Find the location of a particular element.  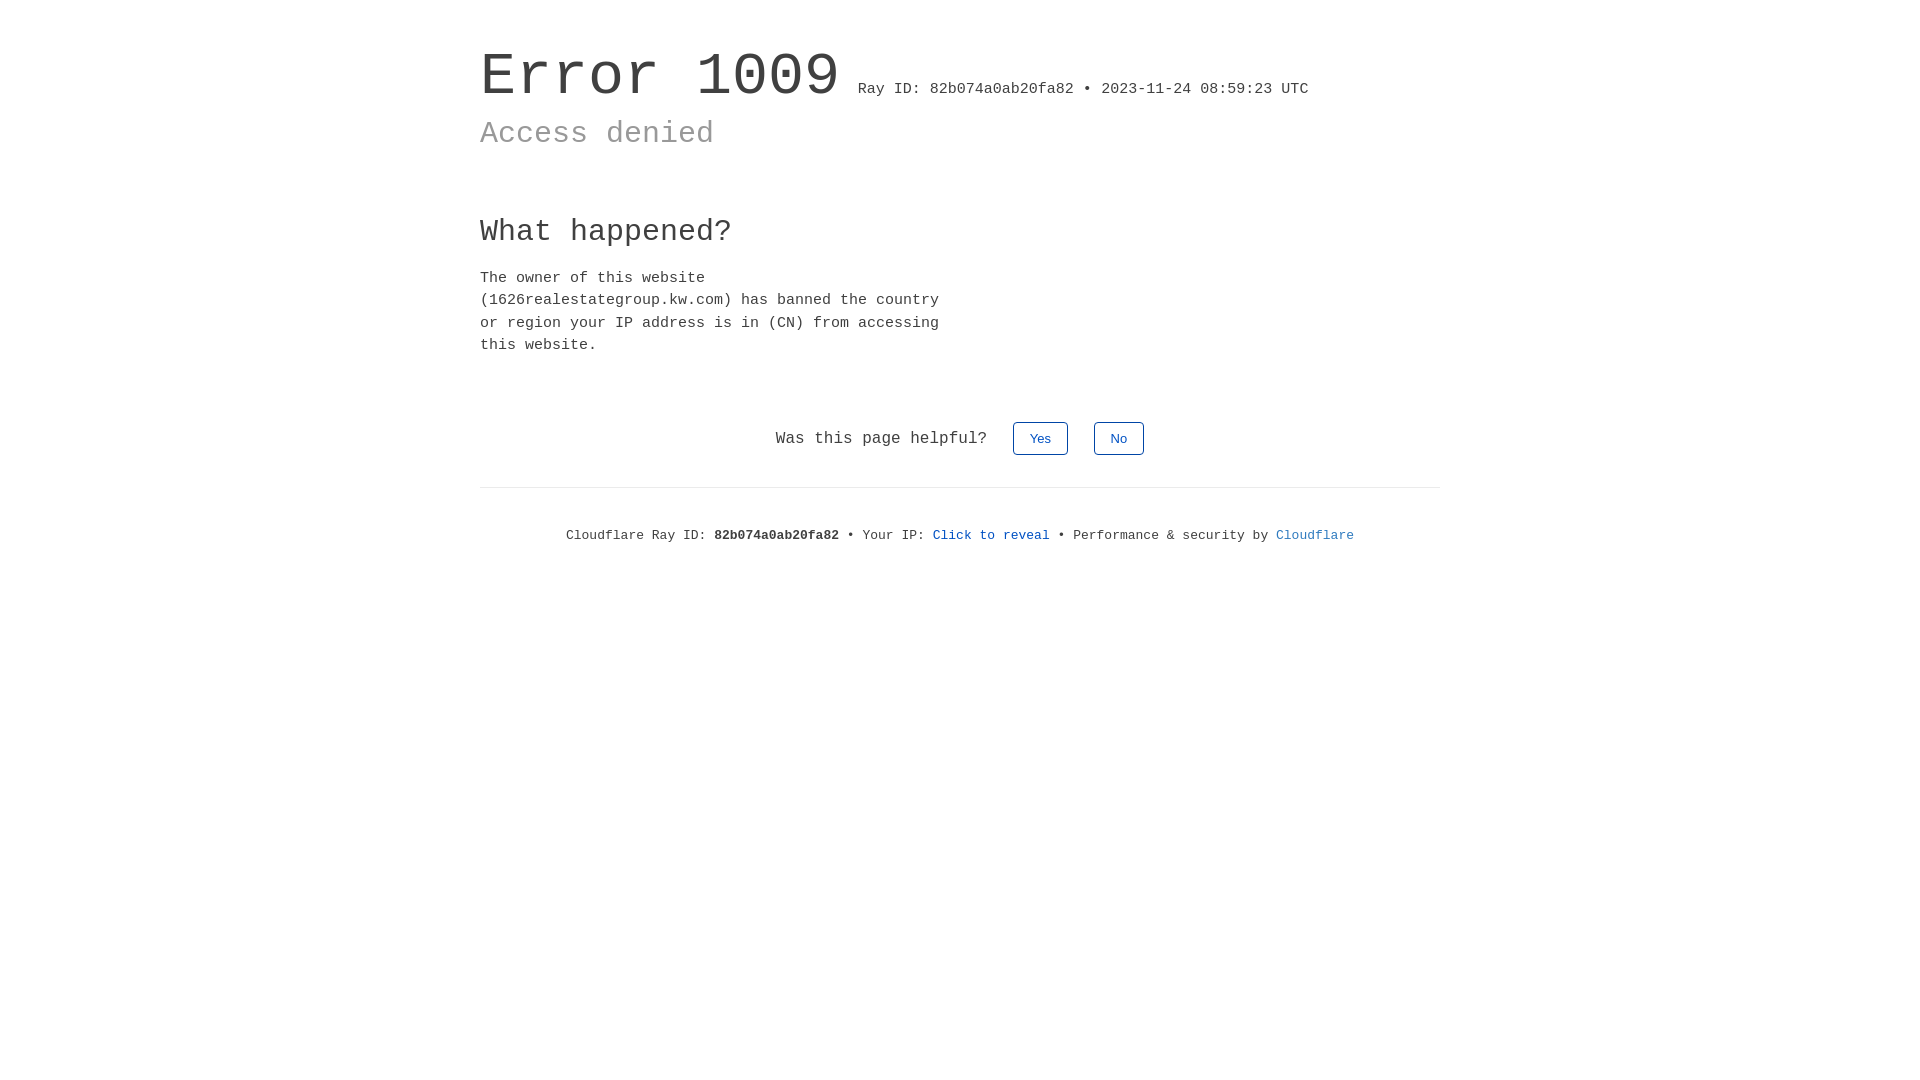

'Yes' is located at coordinates (1012, 437).